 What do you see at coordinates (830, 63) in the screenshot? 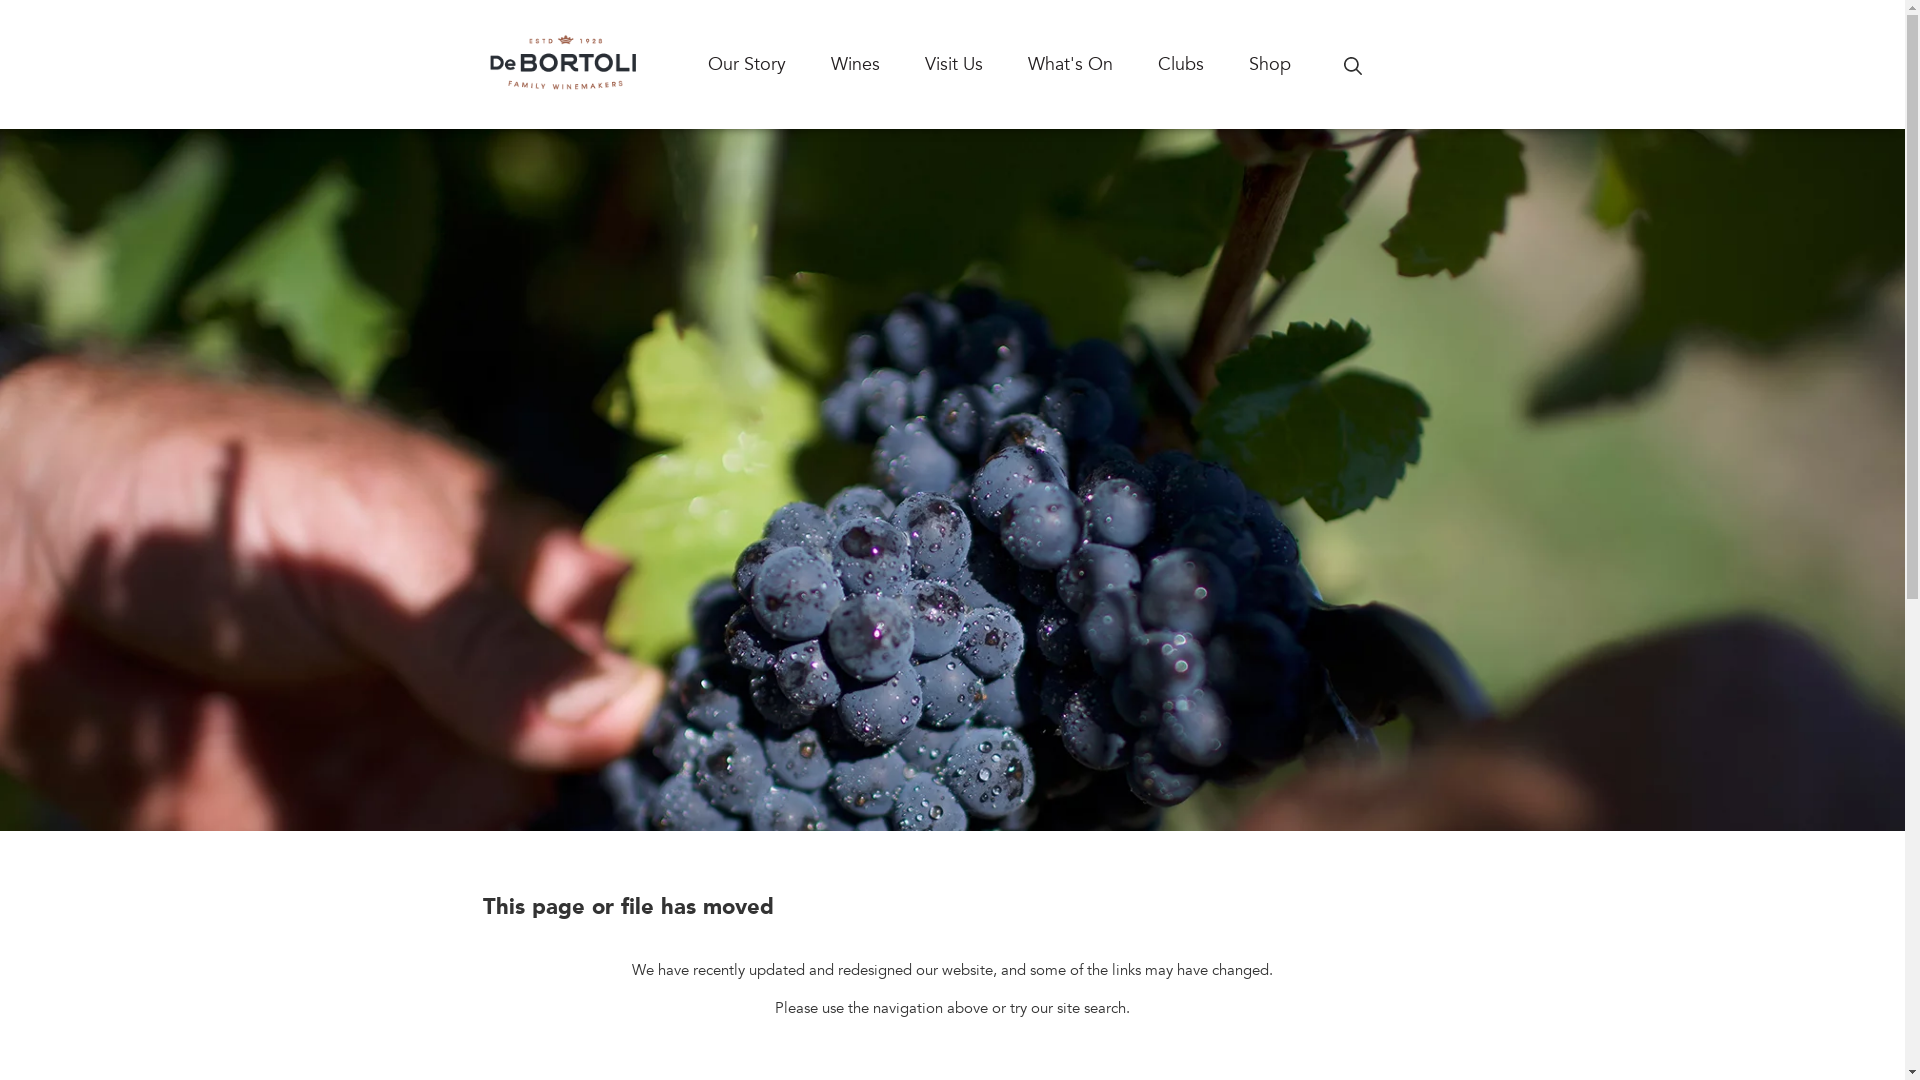
I see `'Wines'` at bounding box center [830, 63].